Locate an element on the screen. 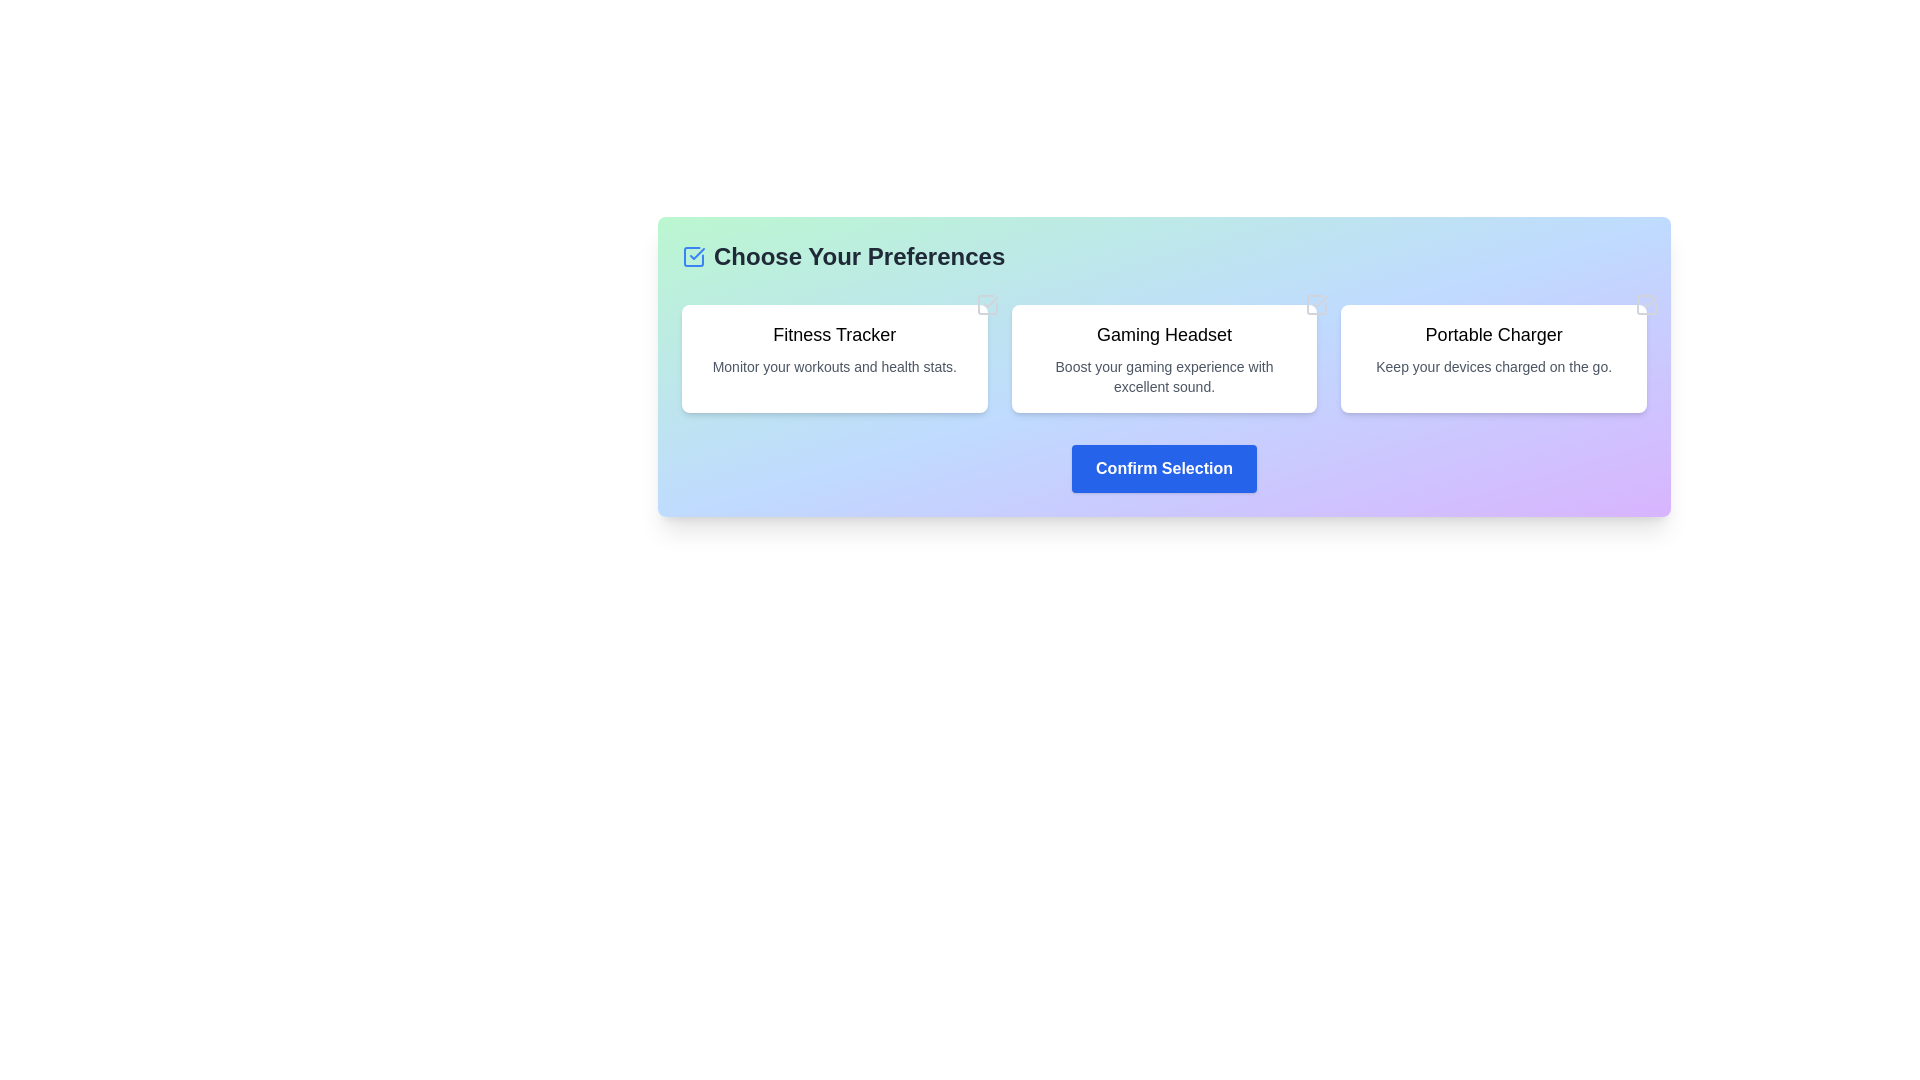  the blue checkmark icon located at the left side of the header text 'Choose Your Preferences' is located at coordinates (694, 256).